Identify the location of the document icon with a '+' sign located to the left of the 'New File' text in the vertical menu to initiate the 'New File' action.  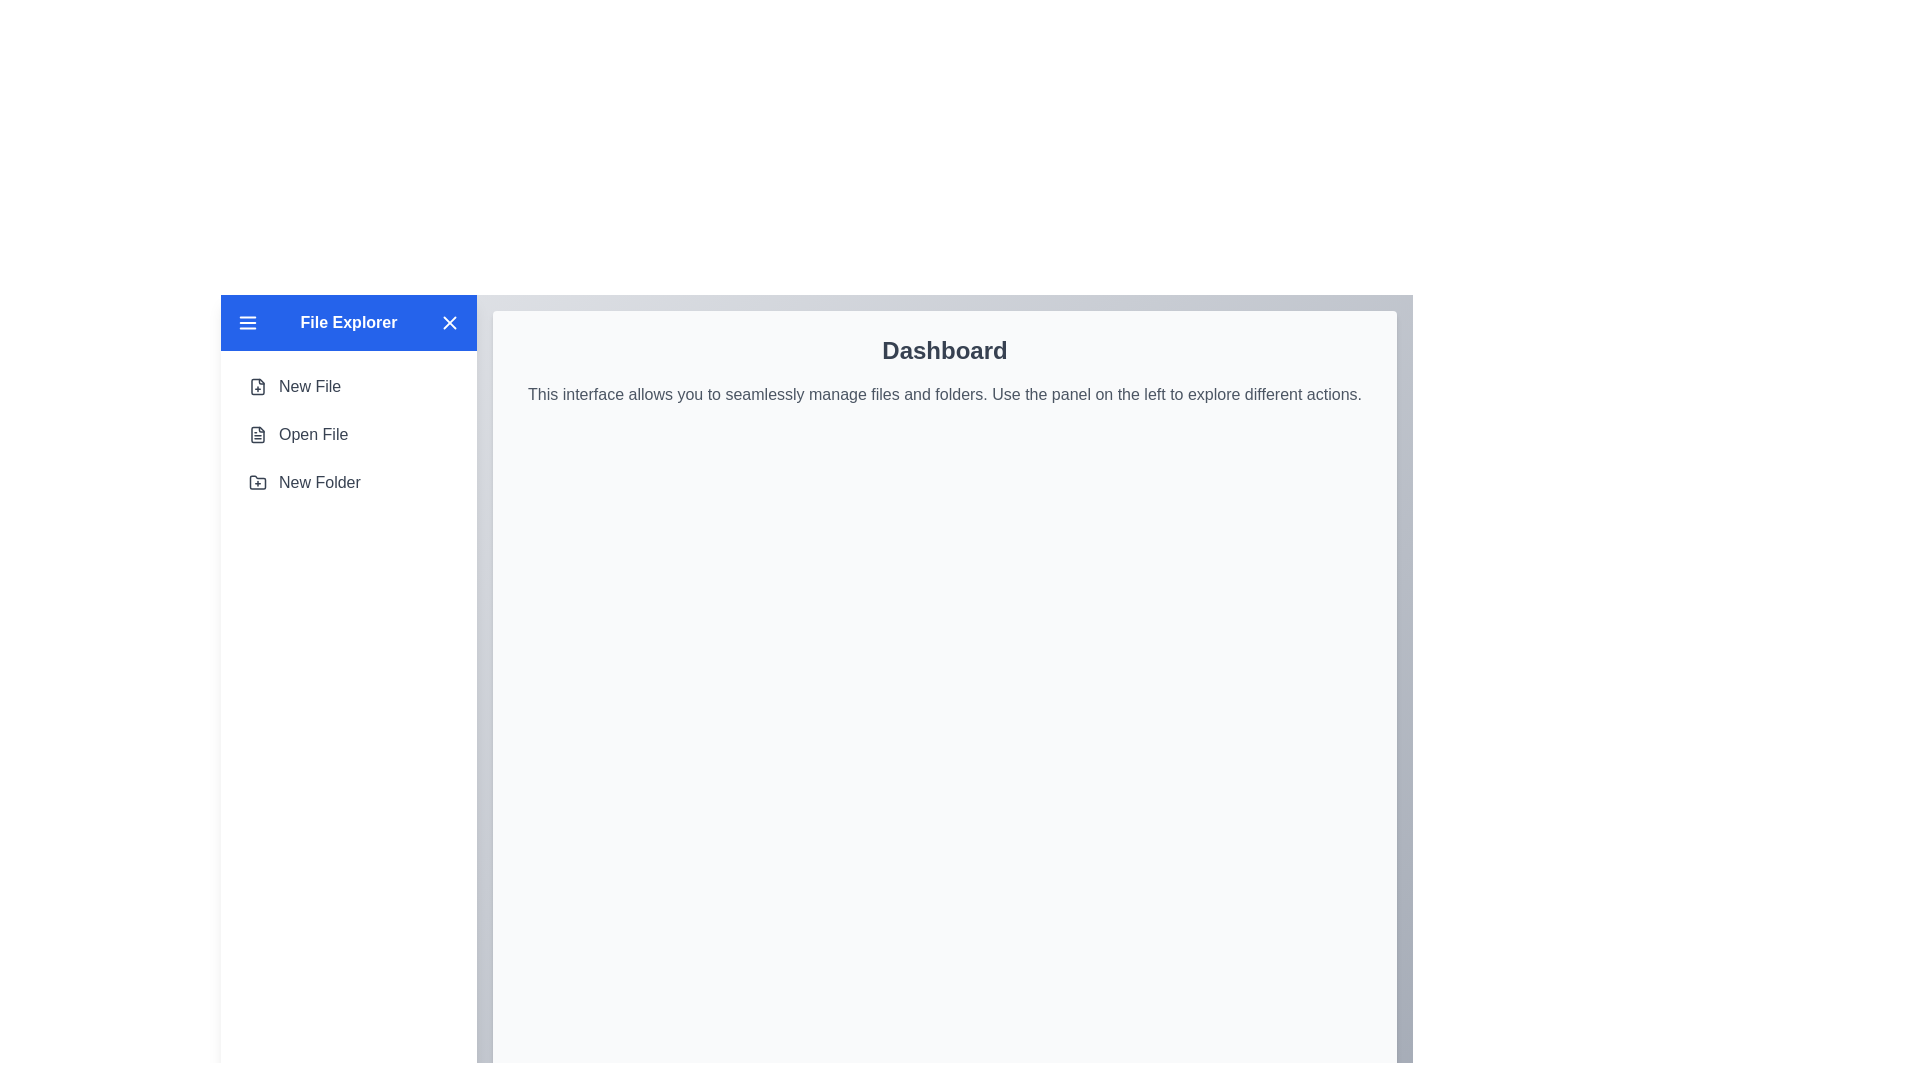
(257, 386).